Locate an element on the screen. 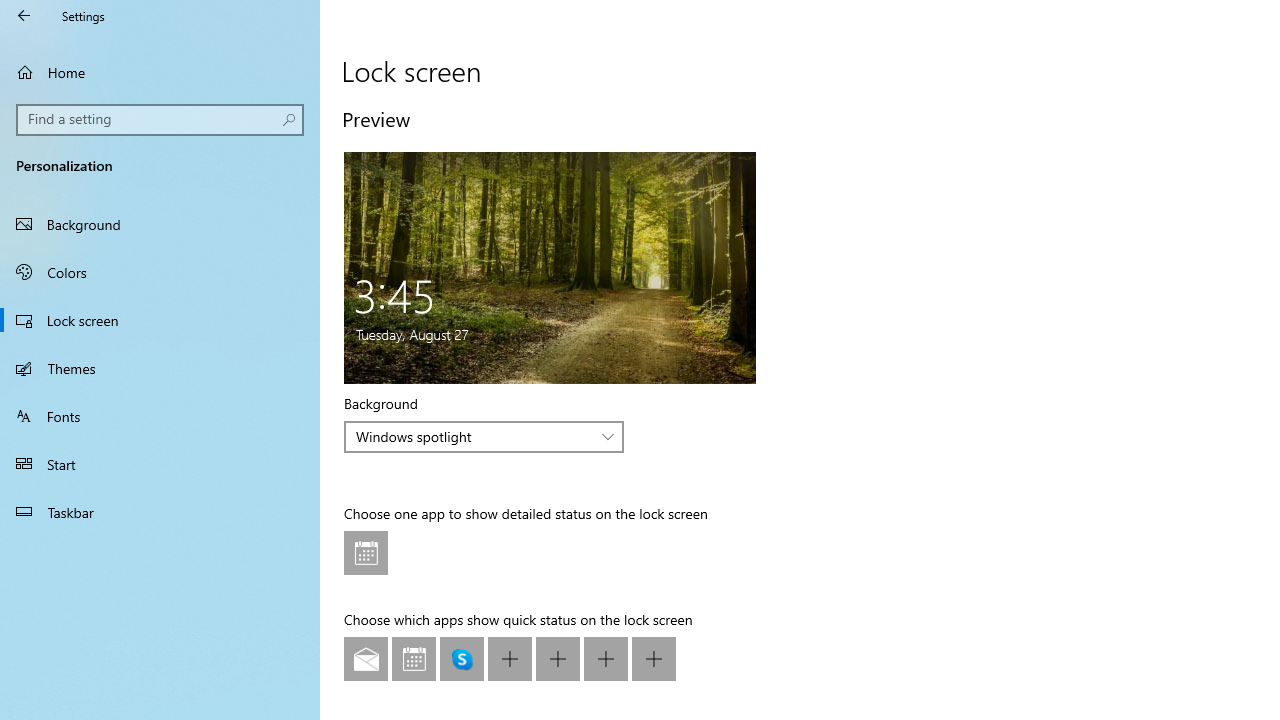 The width and height of the screenshot is (1280, 720). 'Taskbar' is located at coordinates (160, 510).